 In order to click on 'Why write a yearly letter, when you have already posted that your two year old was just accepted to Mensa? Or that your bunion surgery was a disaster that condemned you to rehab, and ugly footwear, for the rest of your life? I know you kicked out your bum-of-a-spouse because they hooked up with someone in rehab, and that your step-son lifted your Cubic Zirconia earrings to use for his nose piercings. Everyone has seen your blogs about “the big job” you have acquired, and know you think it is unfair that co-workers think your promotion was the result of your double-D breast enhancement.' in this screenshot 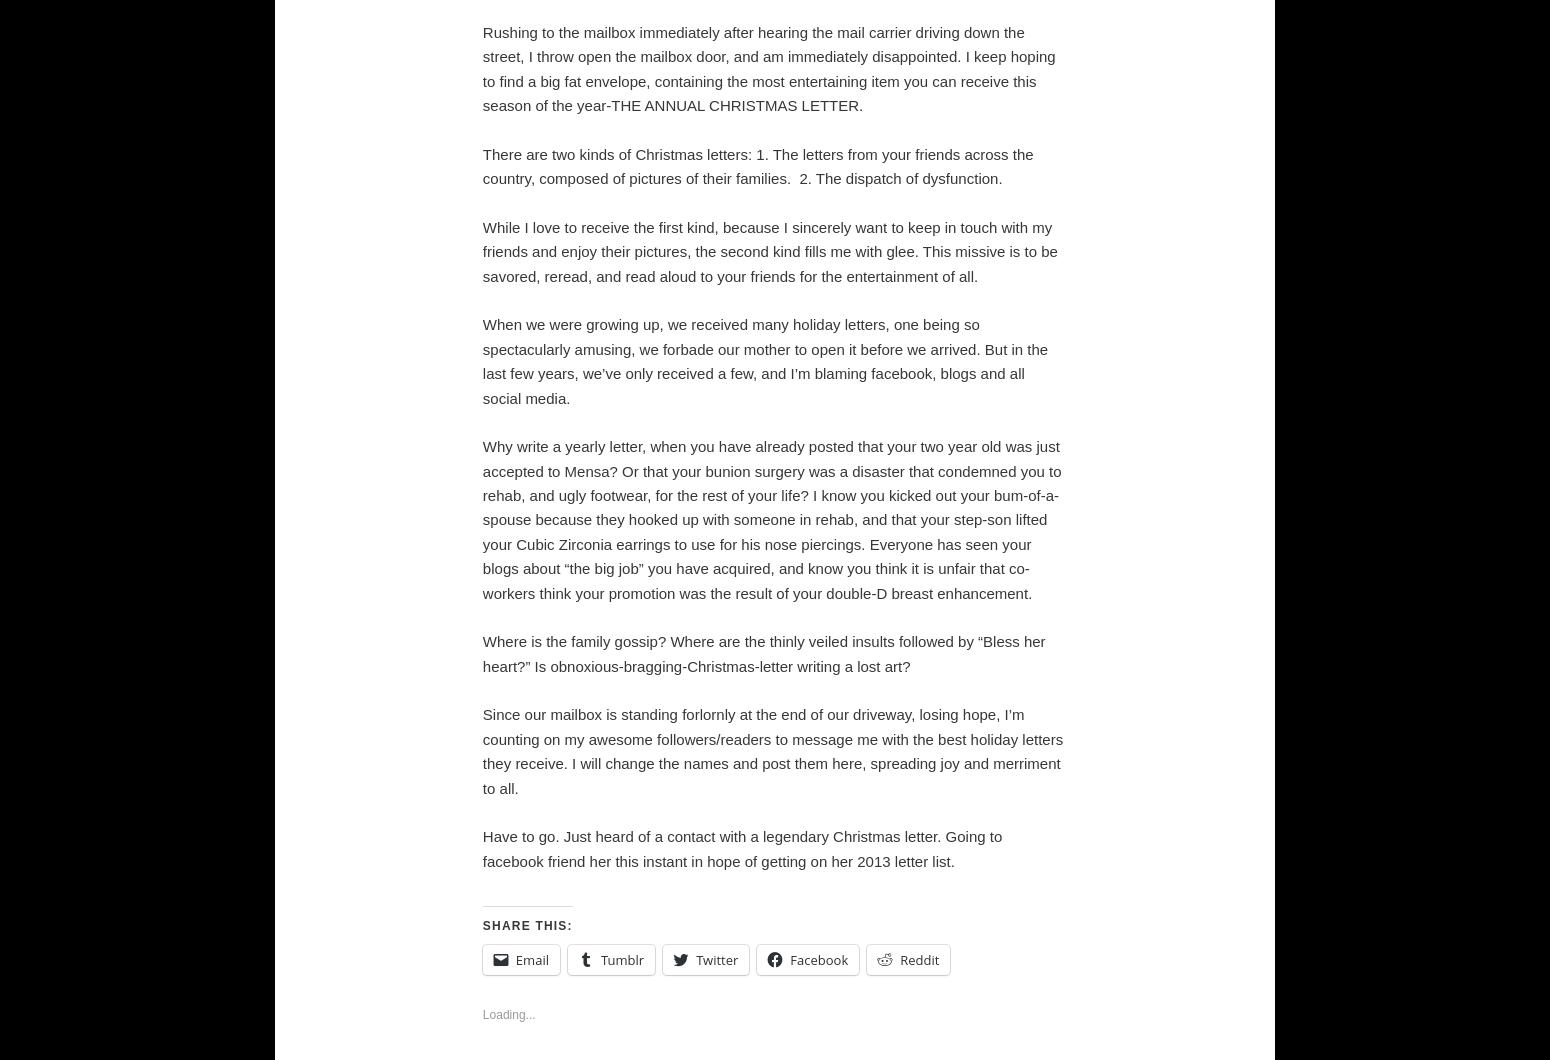, I will do `click(771, 518)`.